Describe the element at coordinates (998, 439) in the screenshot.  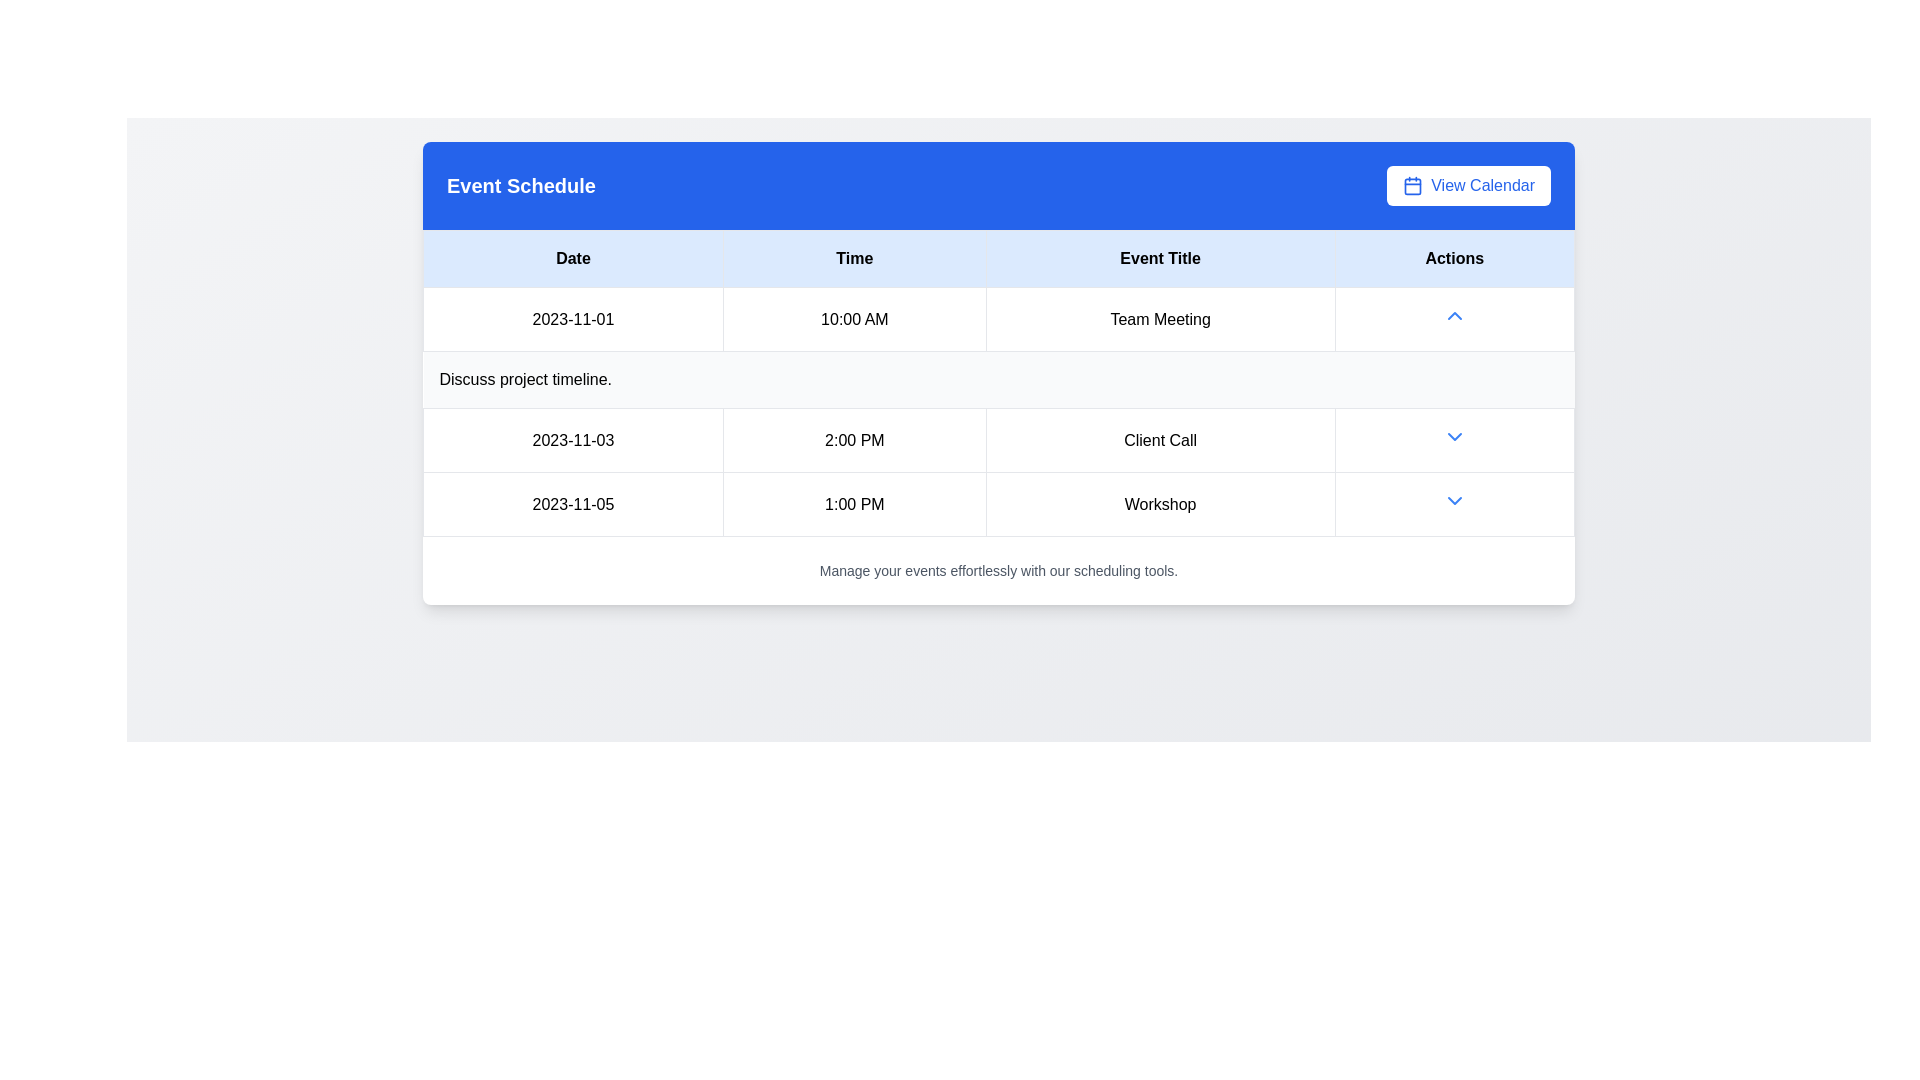
I see `event details of the second row in the schedule, which includes the date '2023-11-03', time '2:00 PM', and title 'Client Call'` at that location.